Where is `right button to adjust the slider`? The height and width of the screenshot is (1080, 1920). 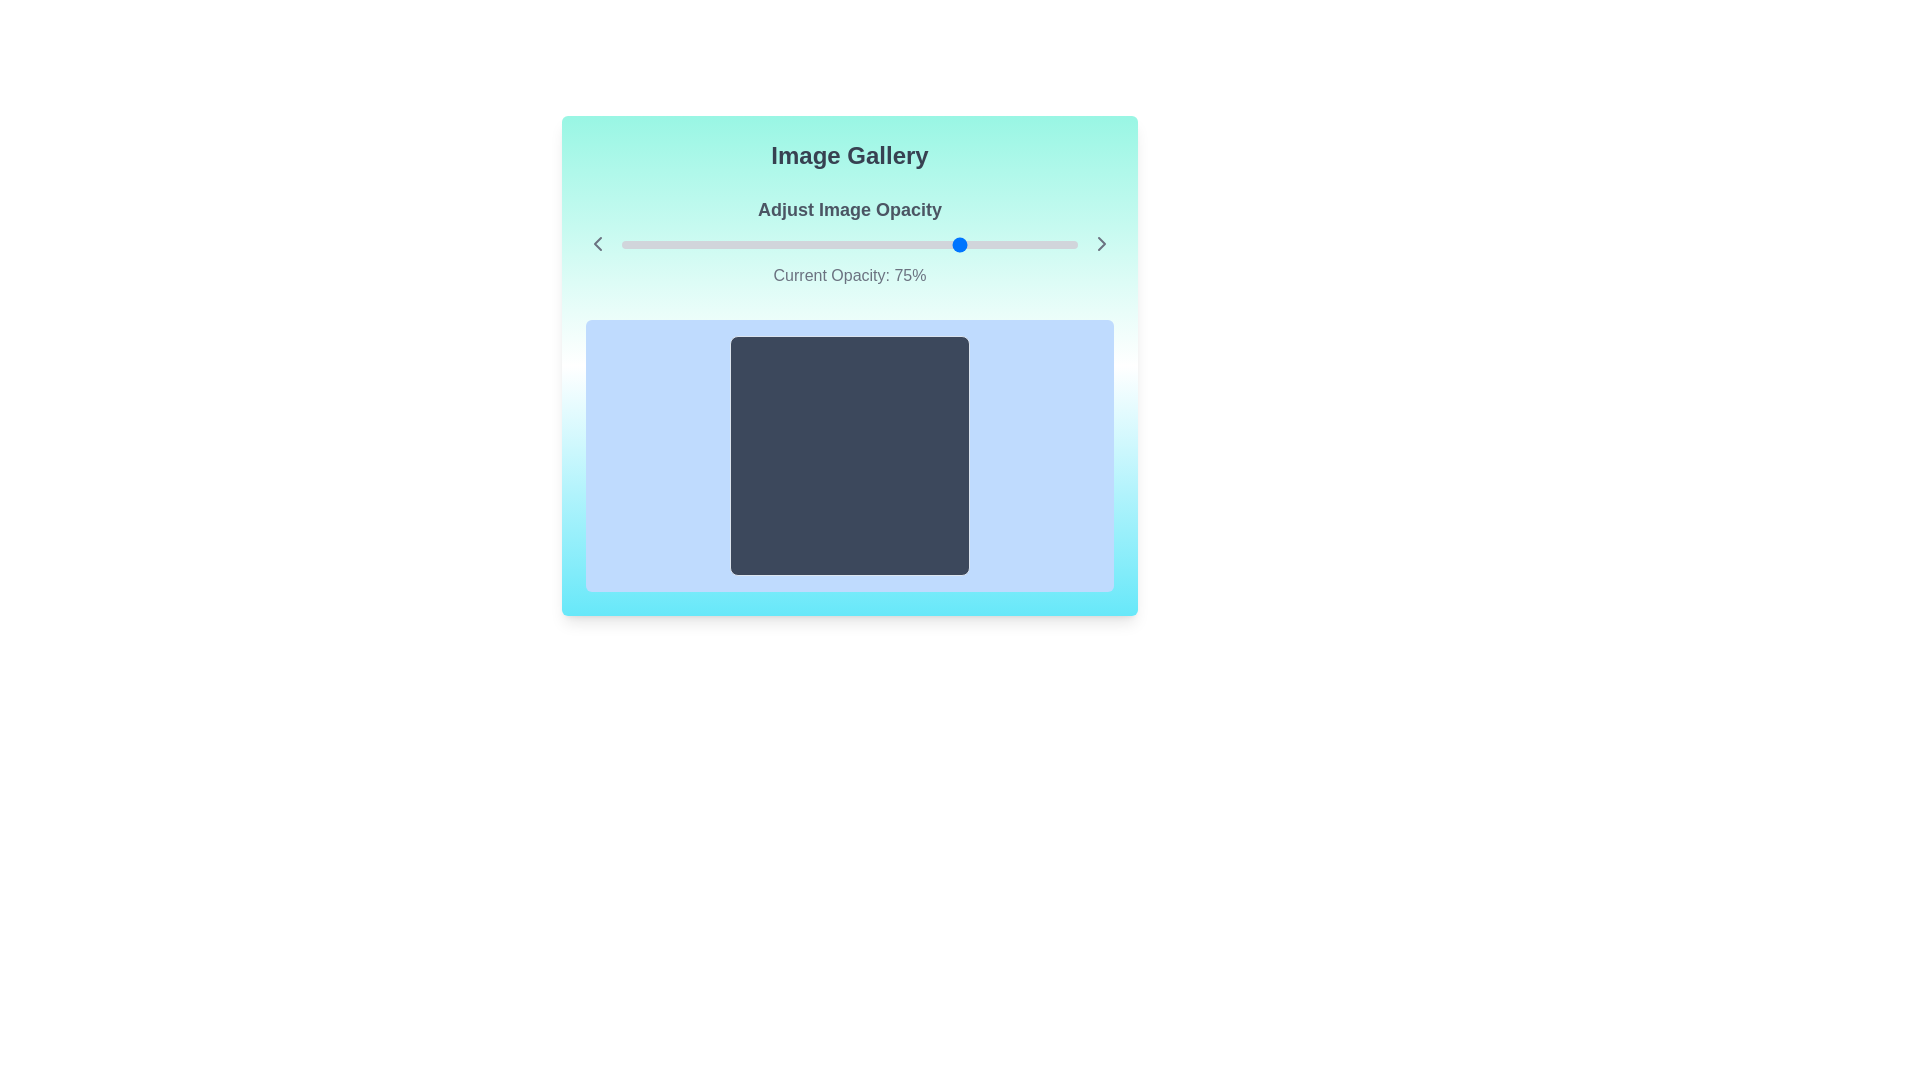
right button to adjust the slider is located at coordinates (1101, 242).